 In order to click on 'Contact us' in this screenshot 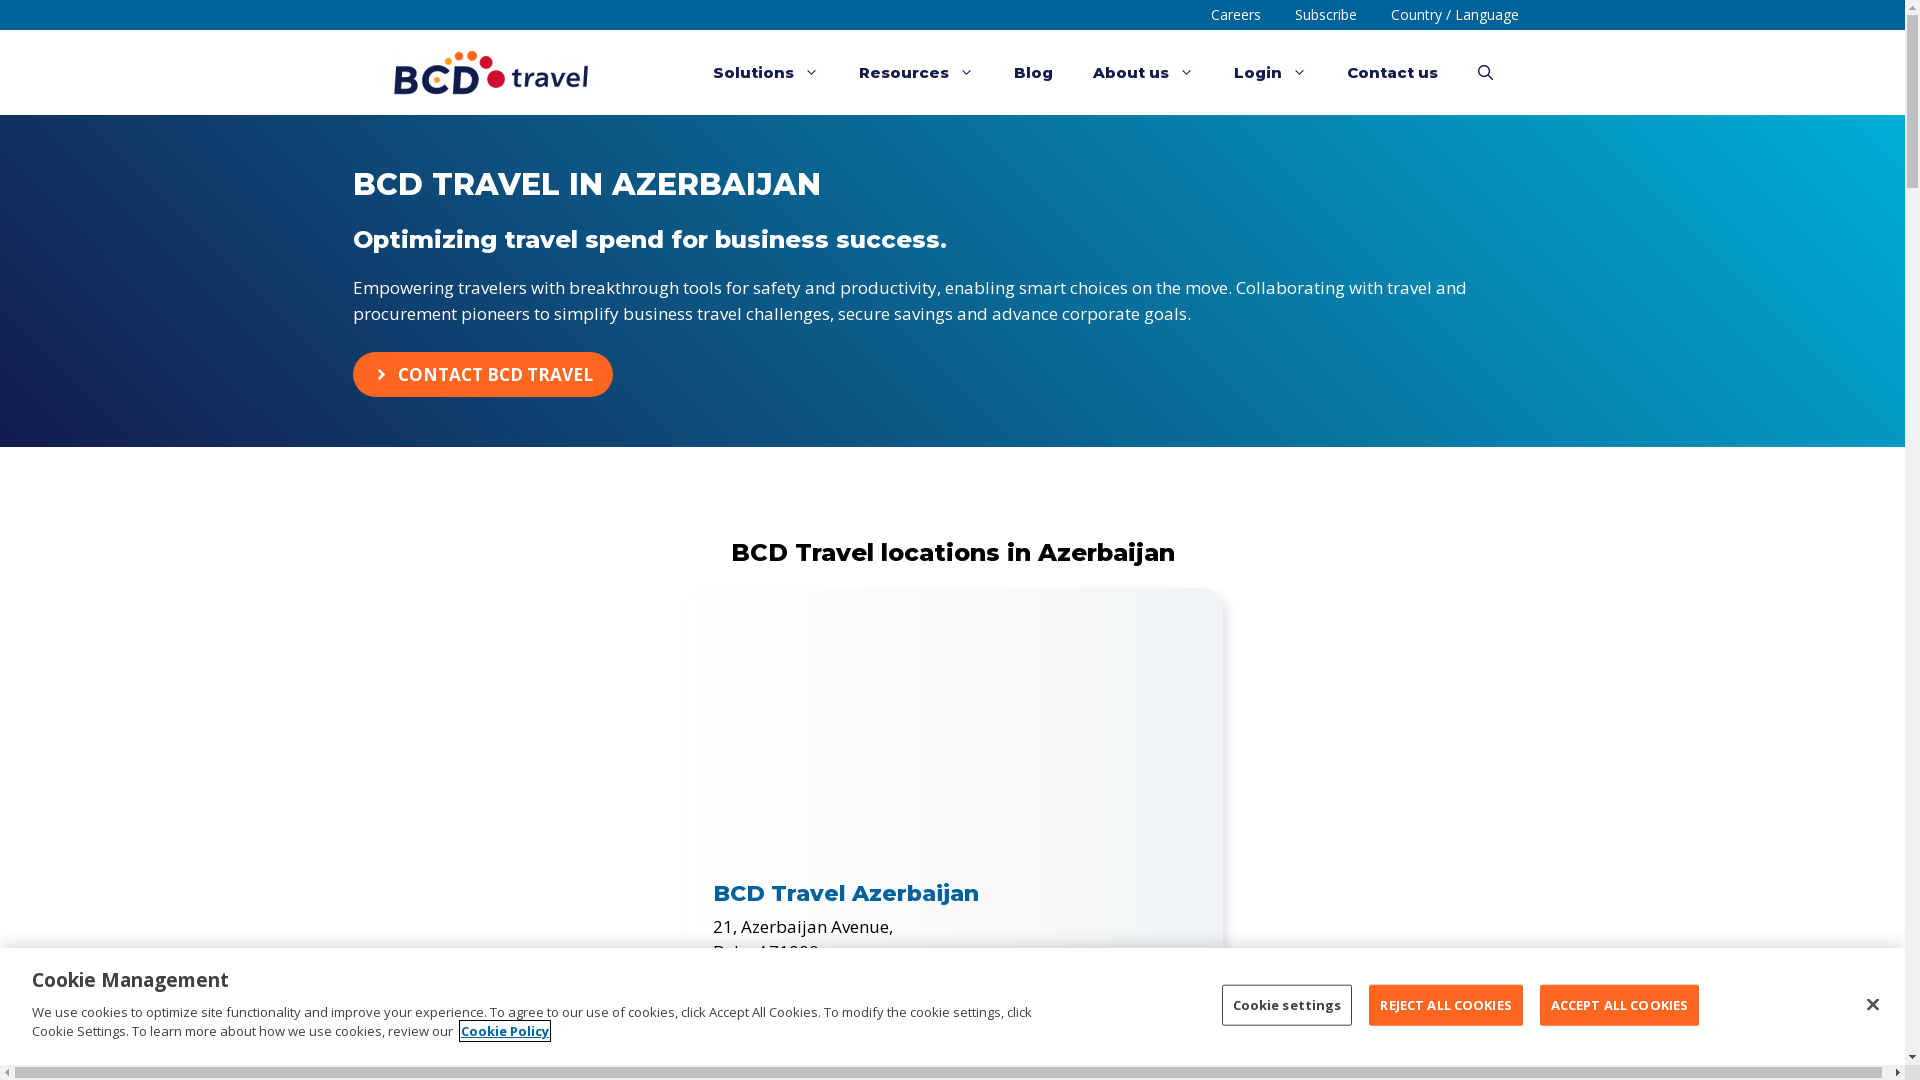, I will do `click(1390, 71)`.